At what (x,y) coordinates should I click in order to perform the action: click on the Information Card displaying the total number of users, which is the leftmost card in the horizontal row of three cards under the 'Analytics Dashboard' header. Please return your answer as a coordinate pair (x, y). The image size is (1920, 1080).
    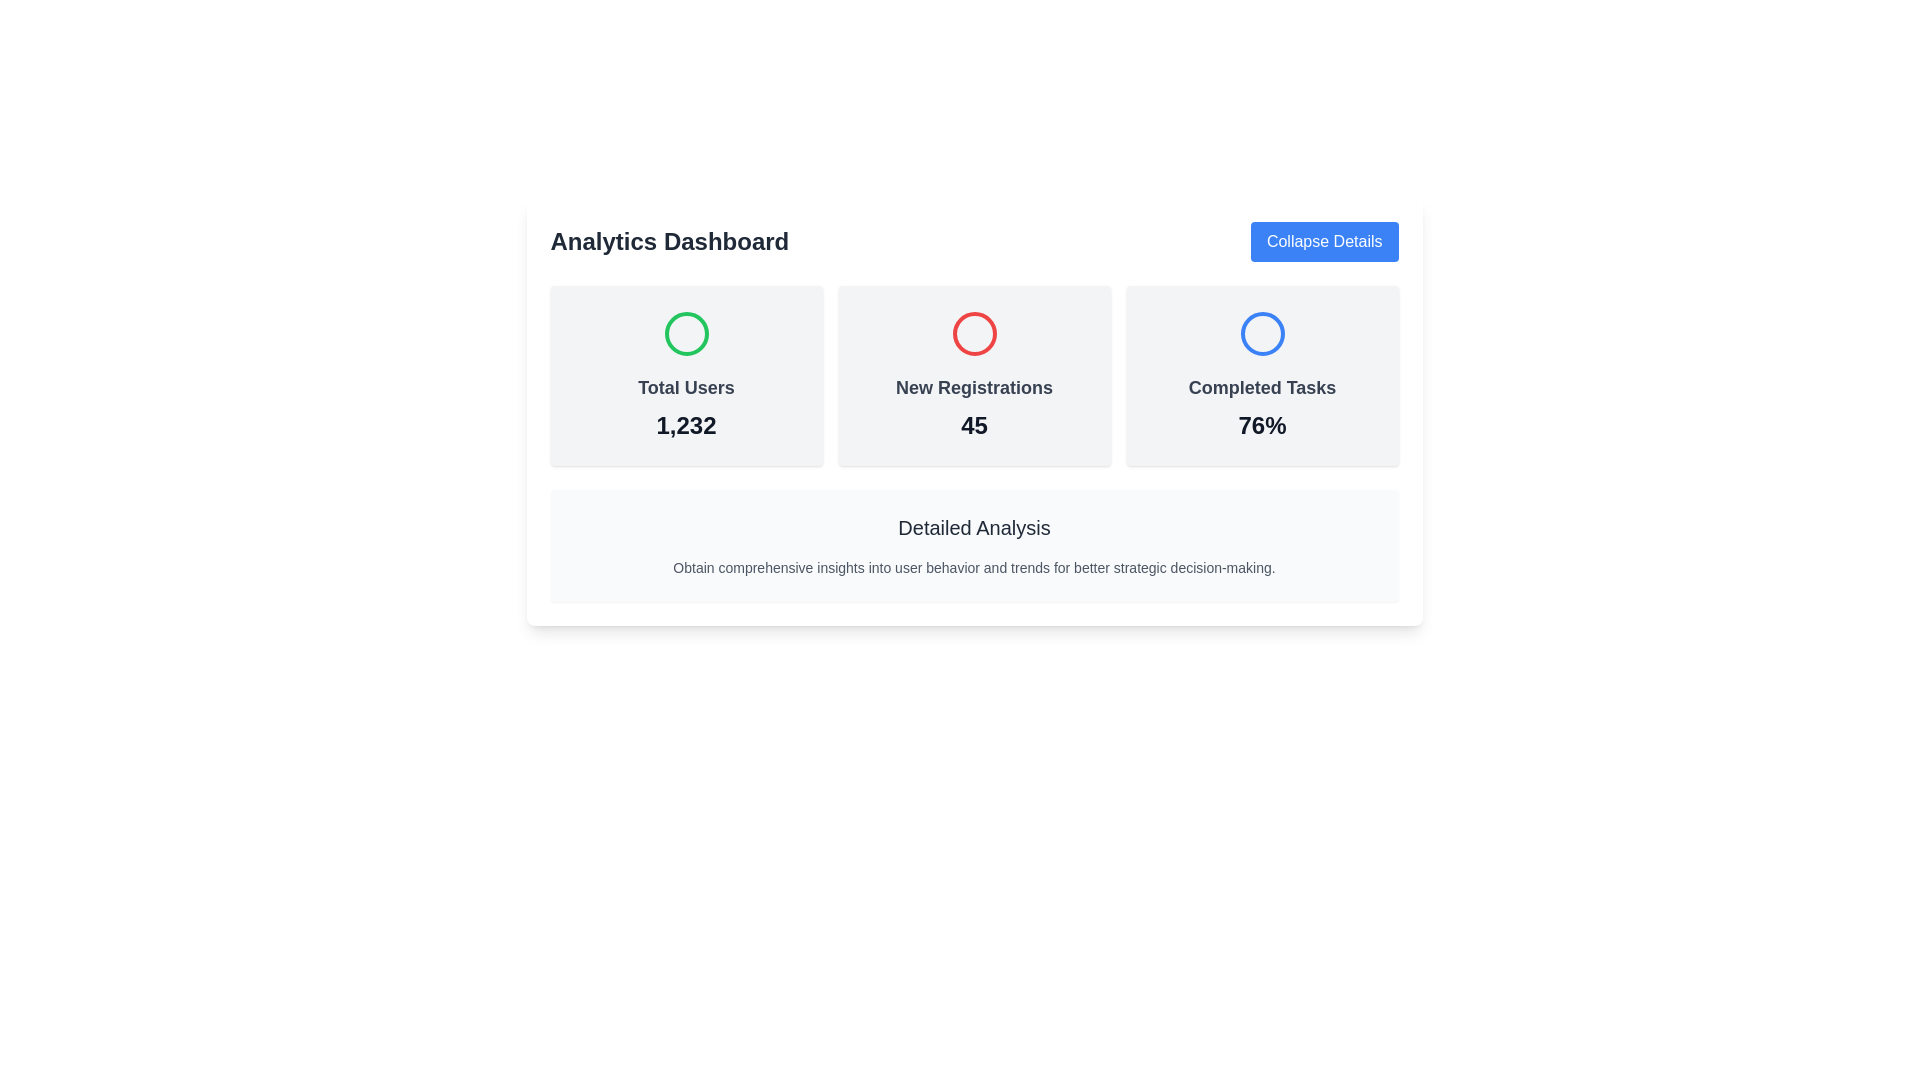
    Looking at the image, I should click on (686, 375).